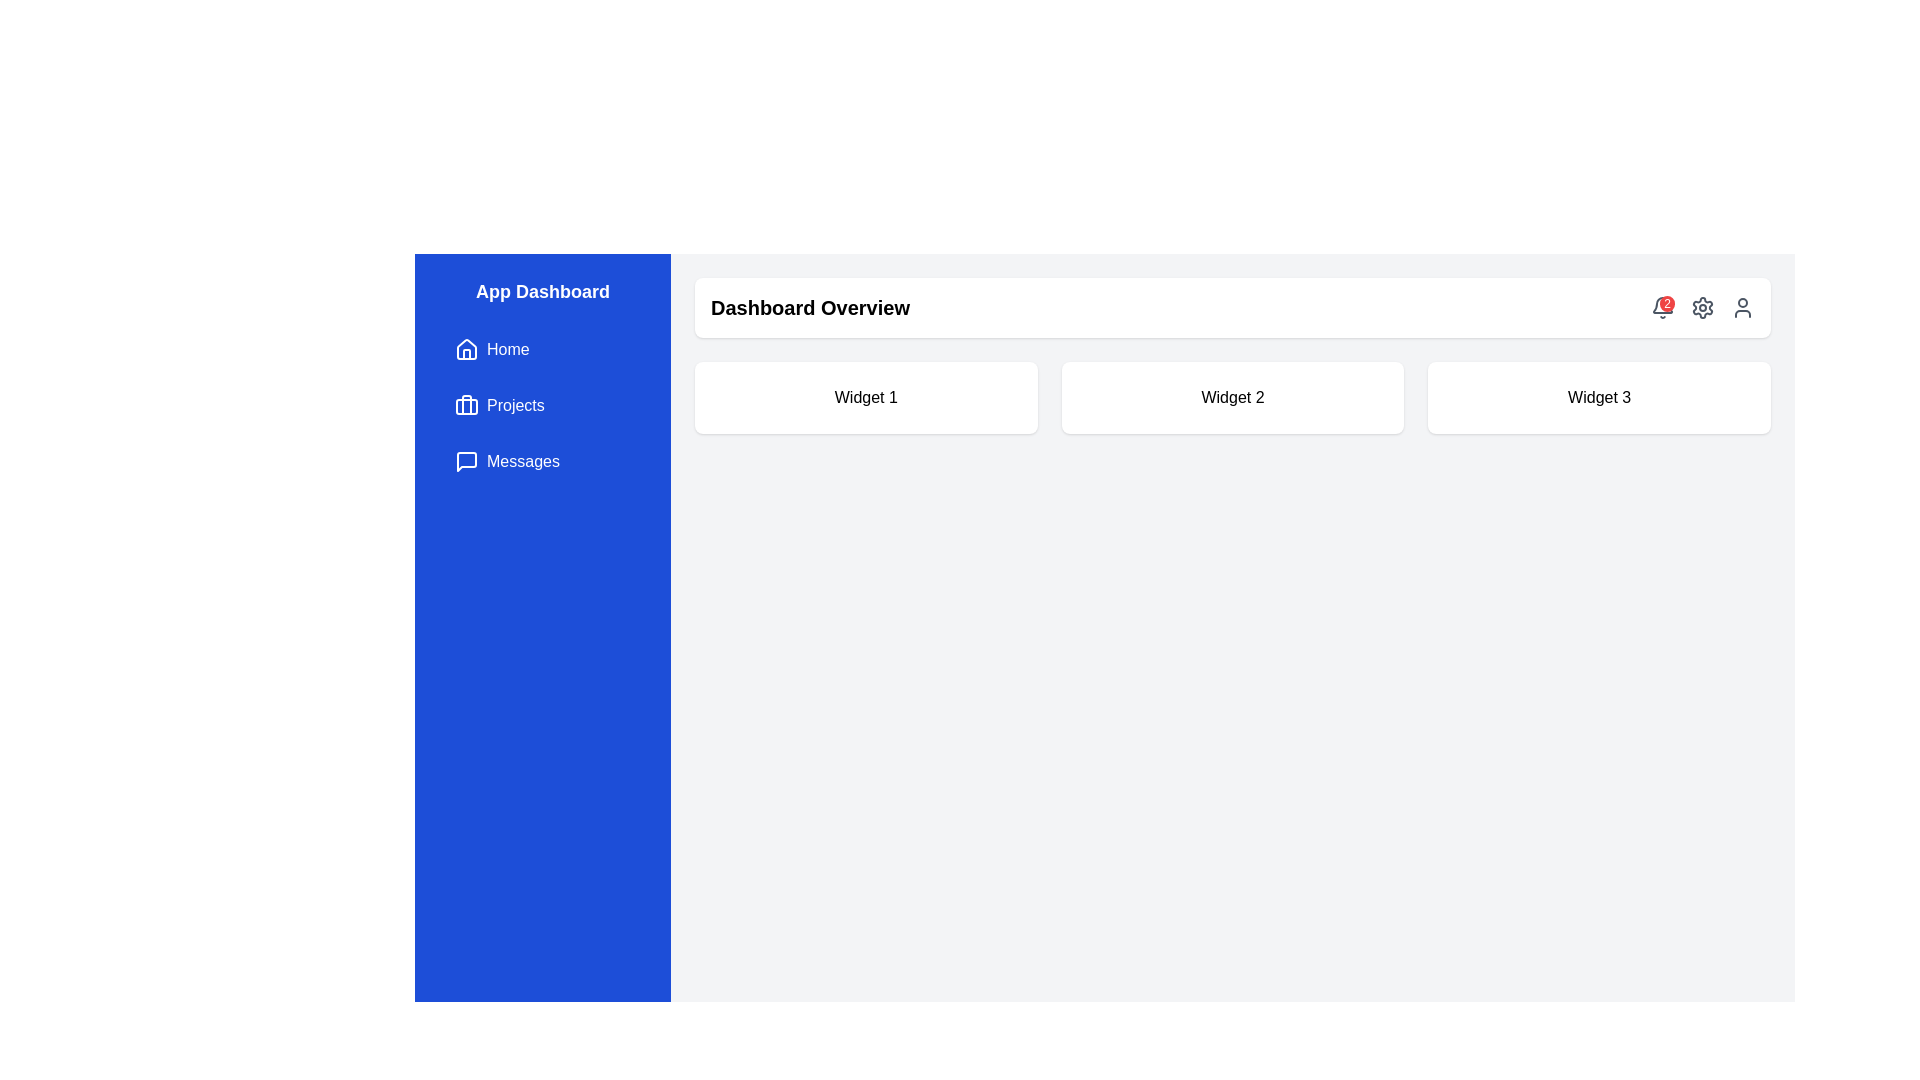  I want to click on properties of the decorative SVG shape that serves as the background feature of the briefcase icon in the 'Projects' section of the vertical menu bar, so click(465, 406).